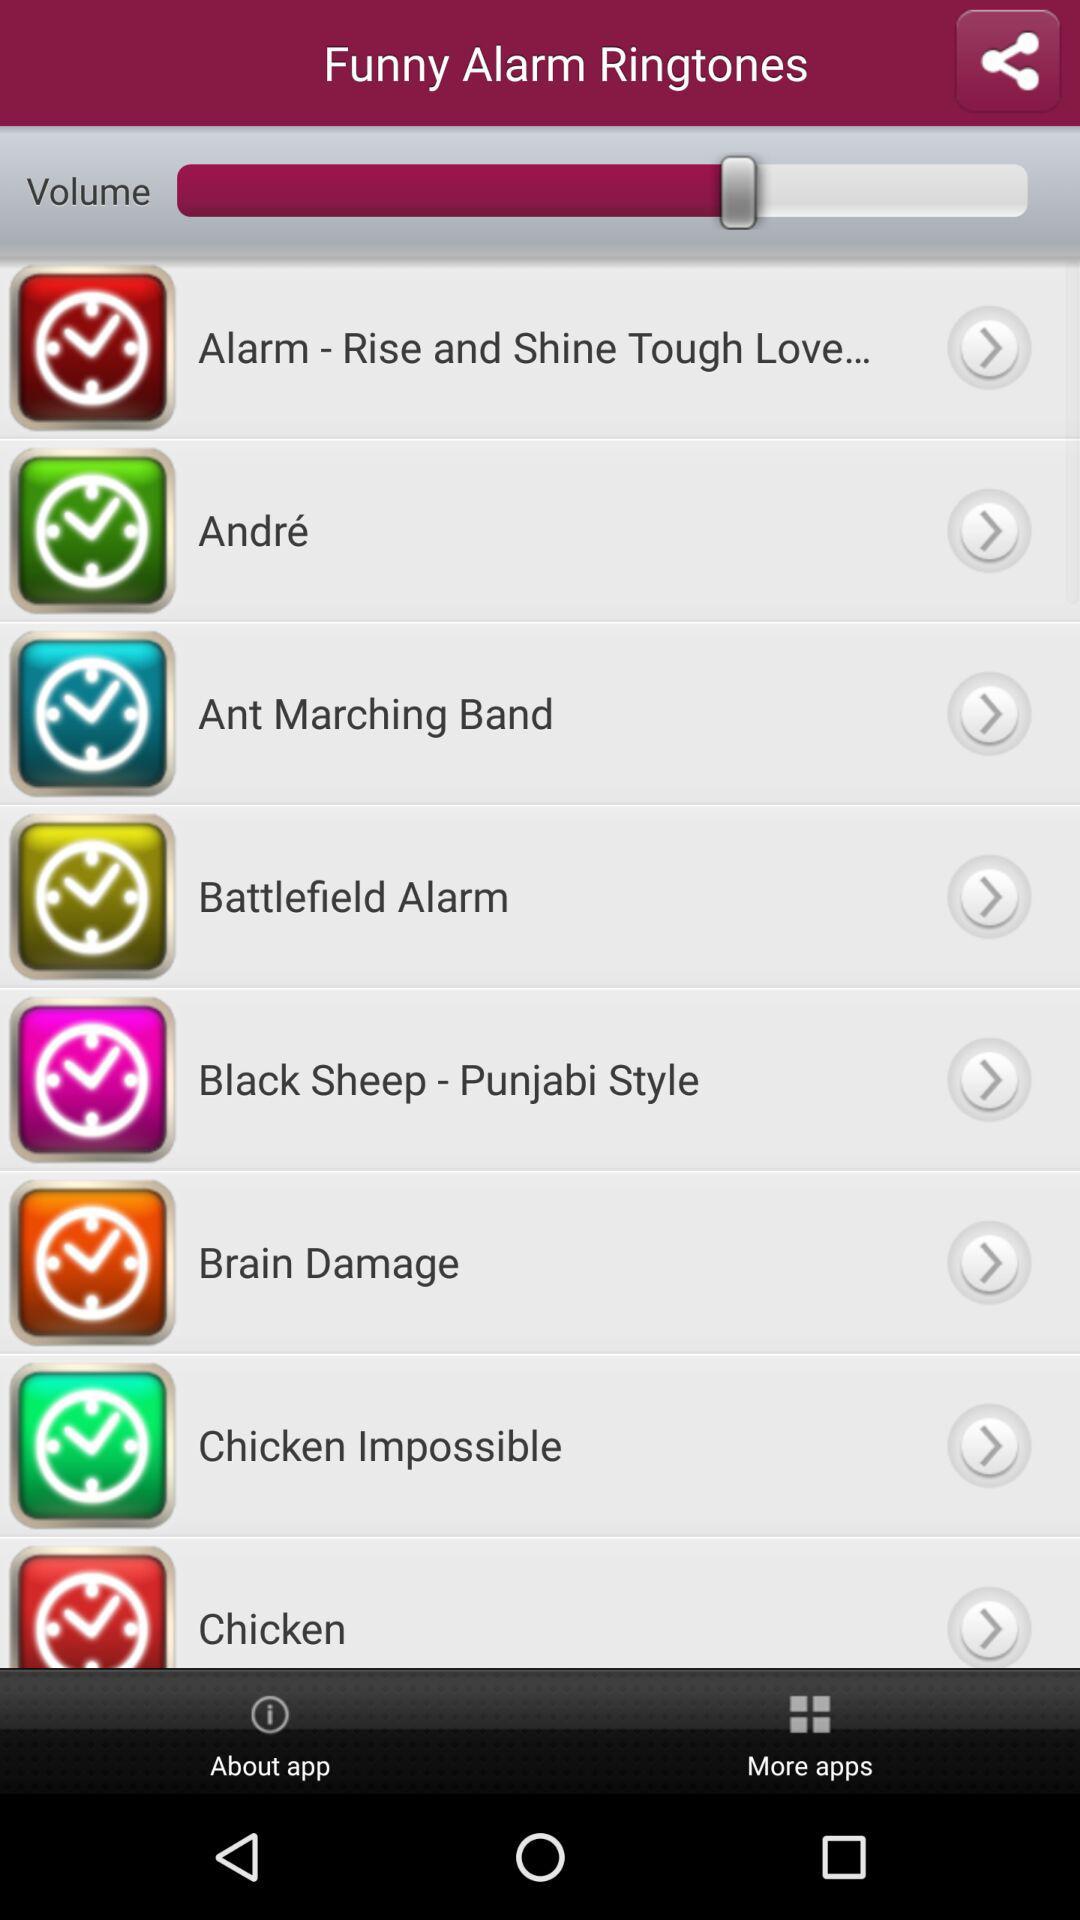 The image size is (1080, 1920). I want to click on next, so click(987, 1077).